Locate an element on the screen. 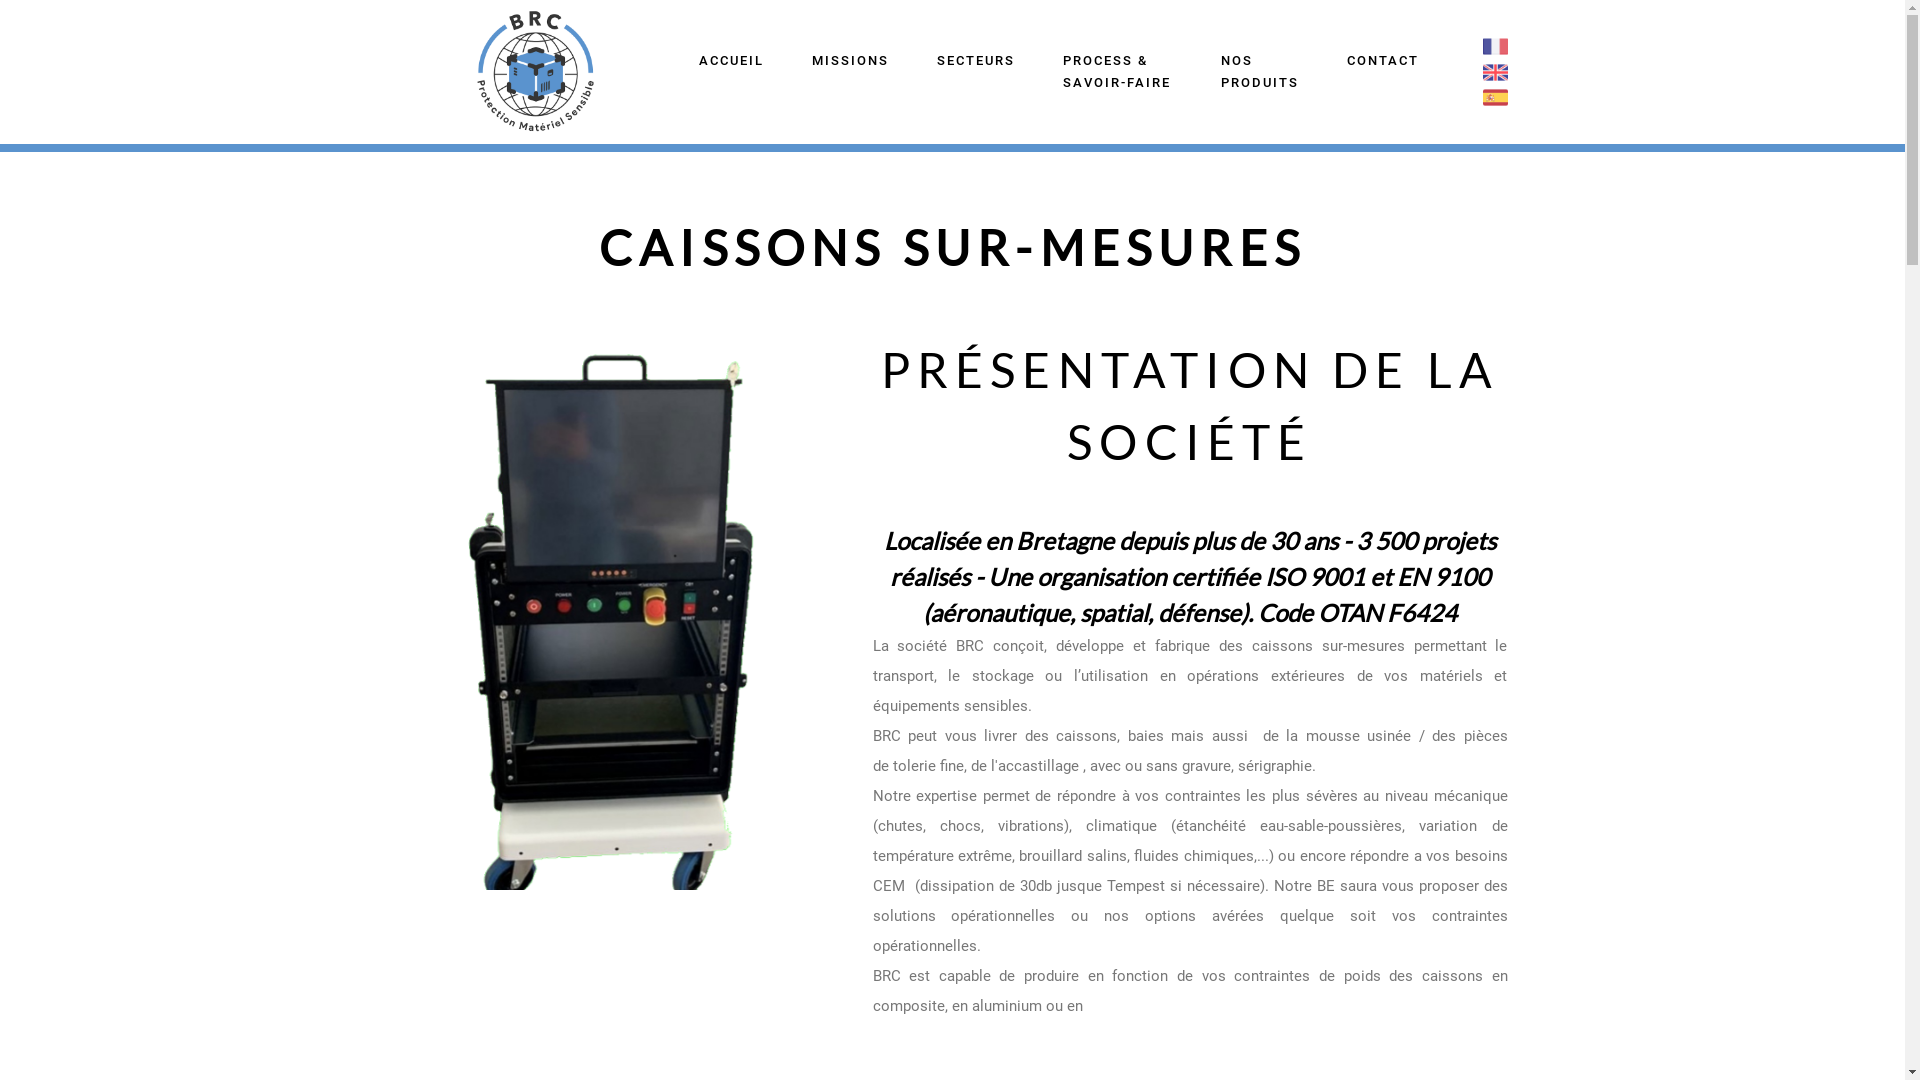 This screenshot has width=1920, height=1080. 'PROCESS & SAVOIR-FAIRE' is located at coordinates (1117, 71).